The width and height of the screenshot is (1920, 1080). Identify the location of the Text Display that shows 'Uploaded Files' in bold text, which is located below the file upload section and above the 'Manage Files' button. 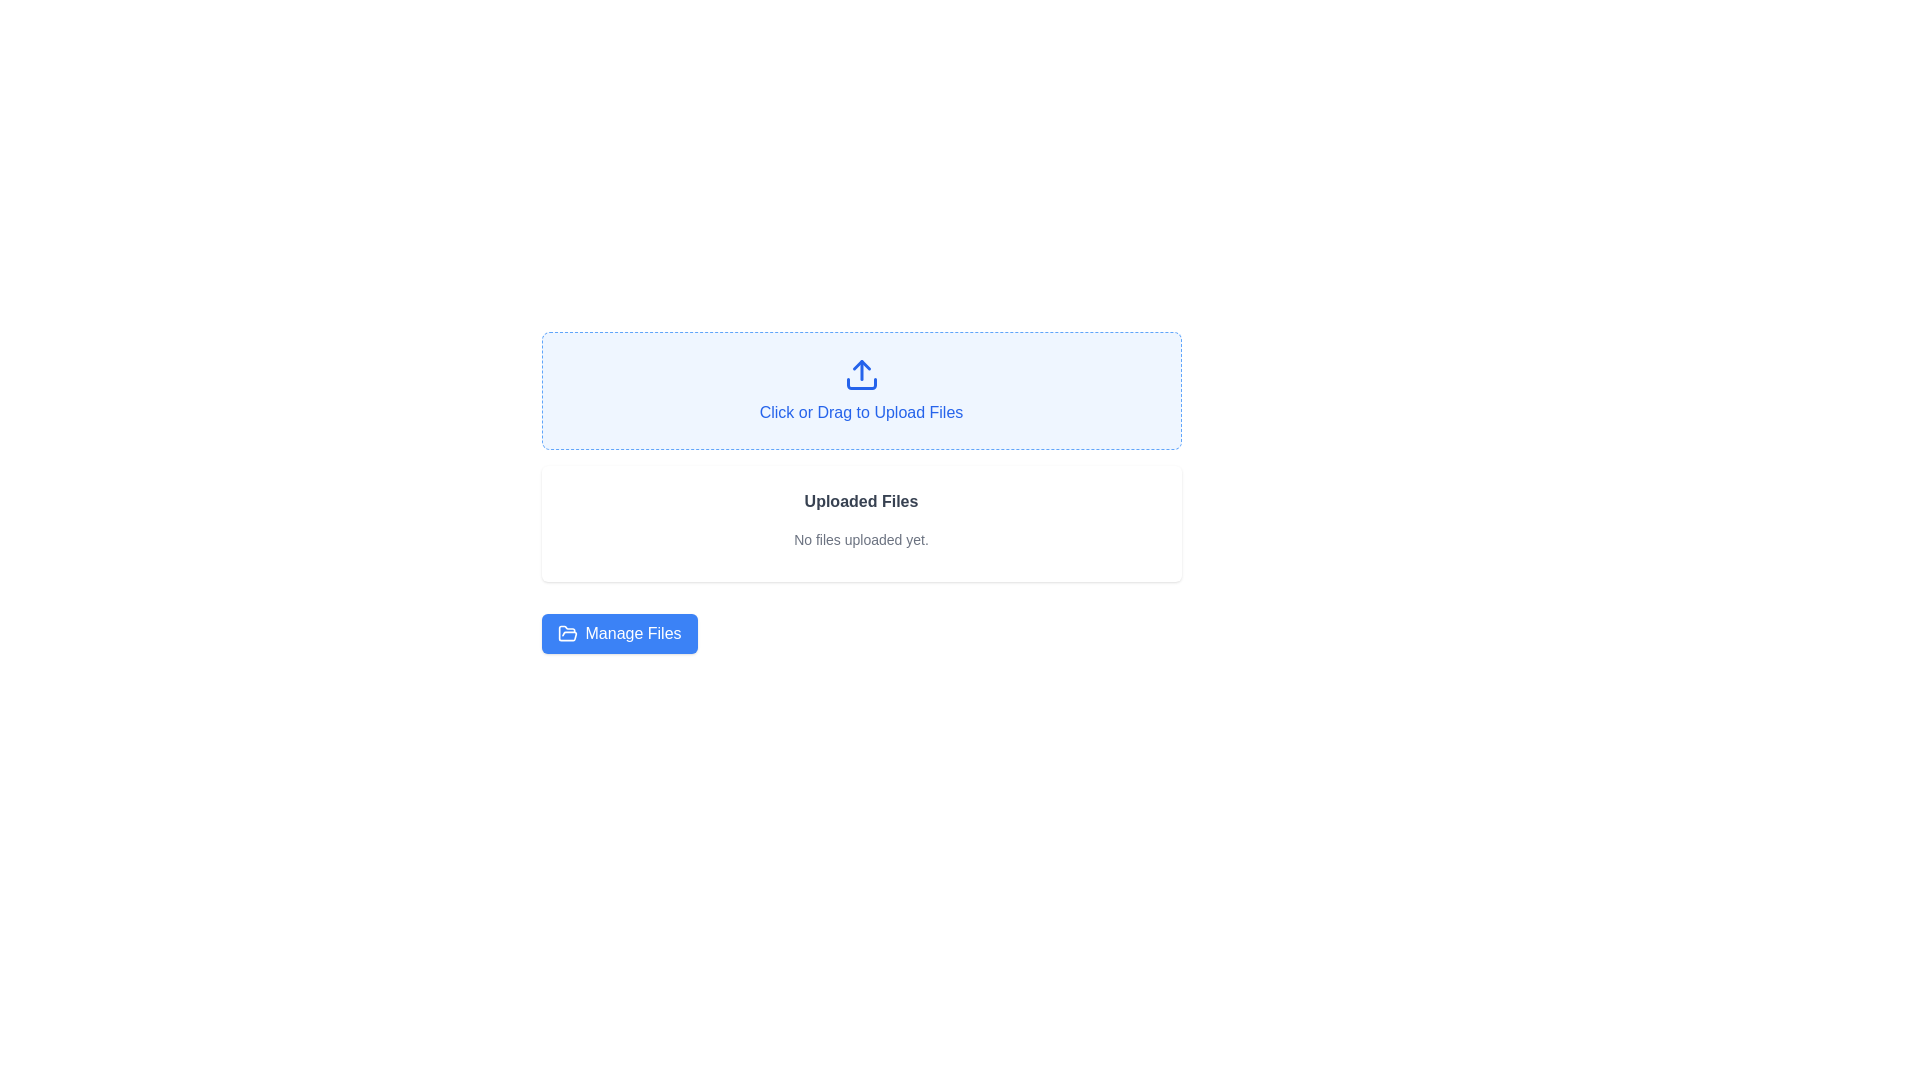
(861, 500).